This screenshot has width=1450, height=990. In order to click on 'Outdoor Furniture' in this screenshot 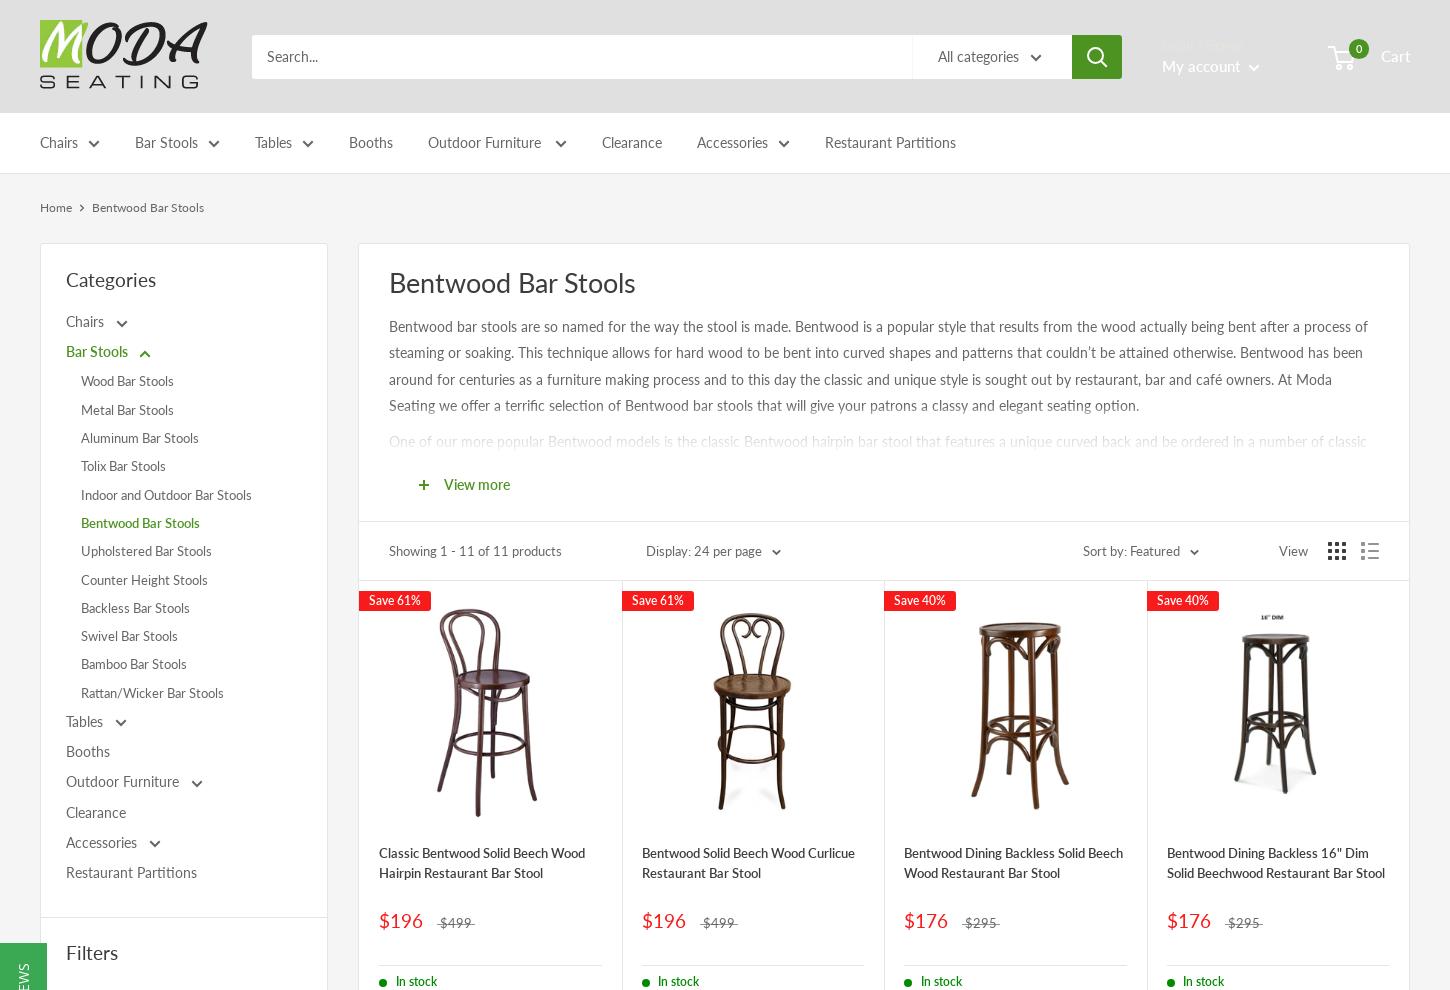, I will do `click(486, 141)`.